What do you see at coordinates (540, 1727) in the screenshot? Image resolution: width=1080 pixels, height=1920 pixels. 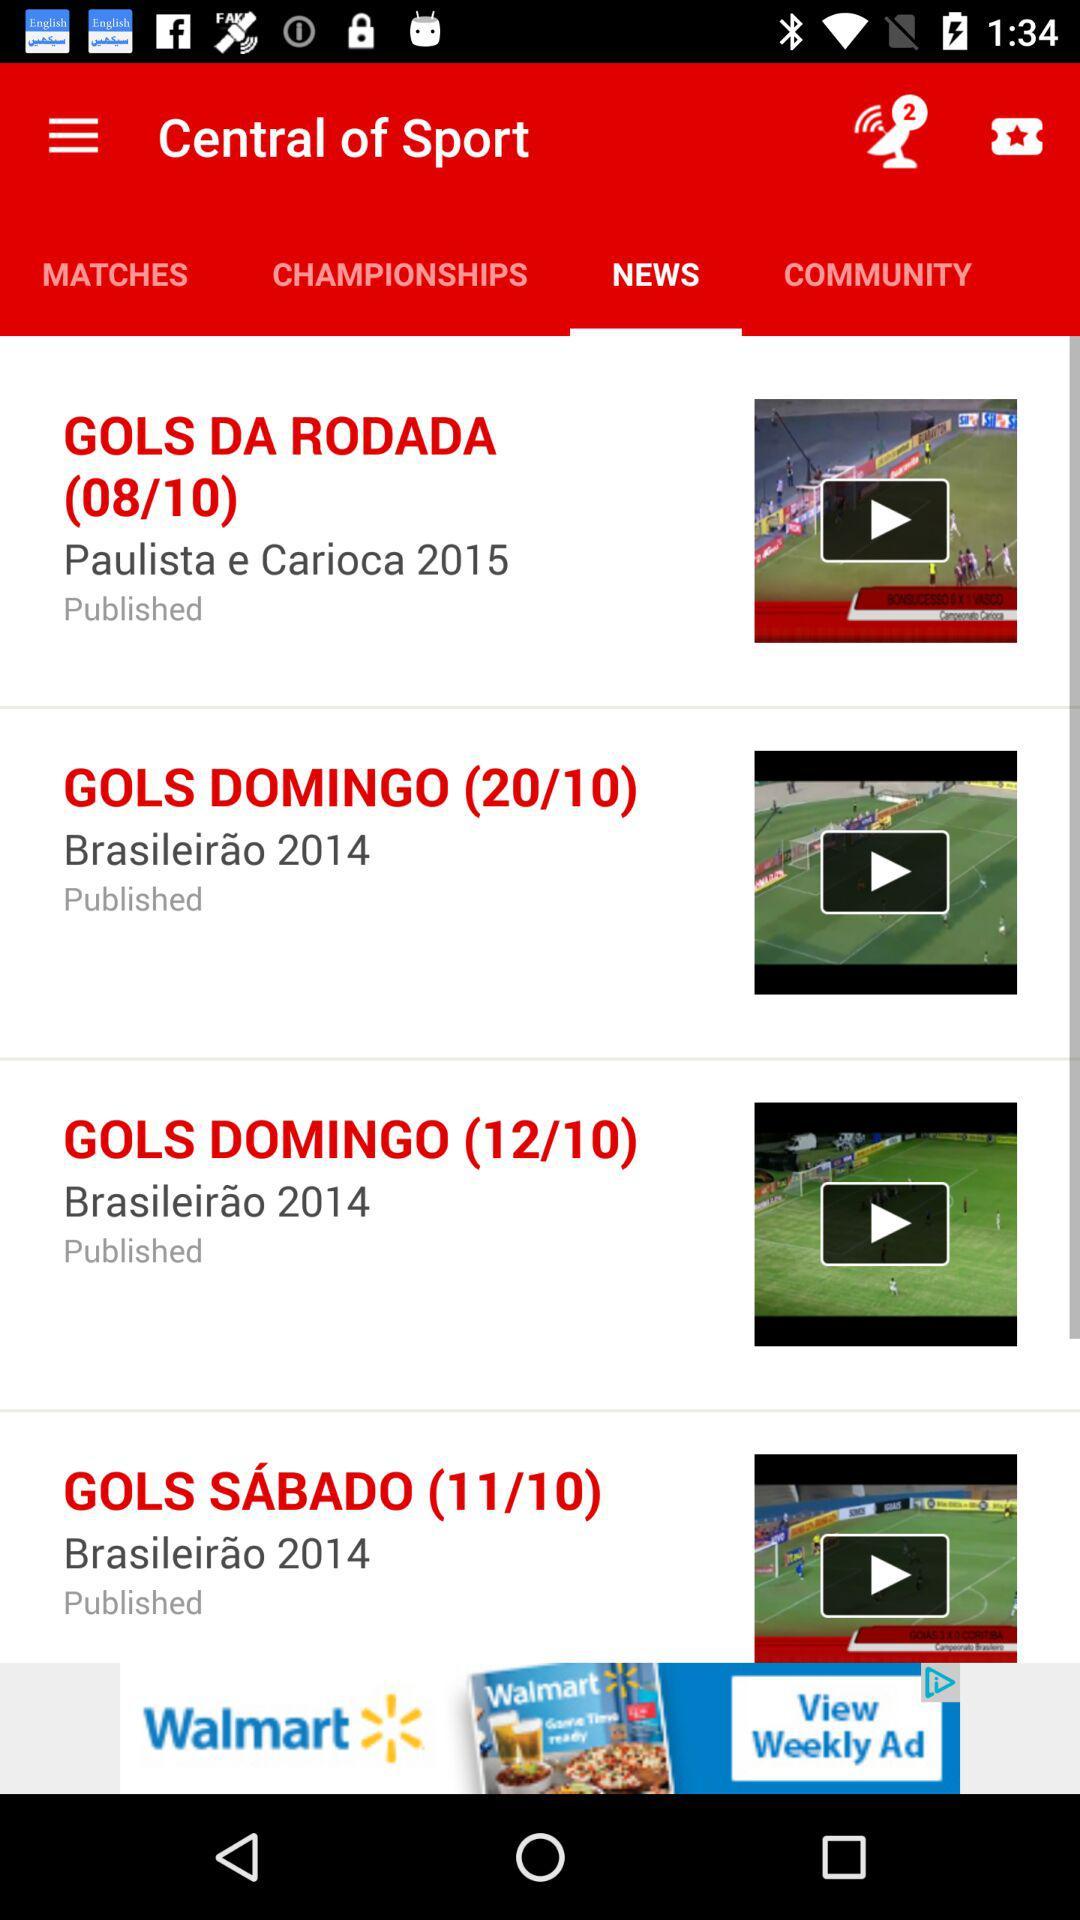 I see `the advertisement page` at bounding box center [540, 1727].